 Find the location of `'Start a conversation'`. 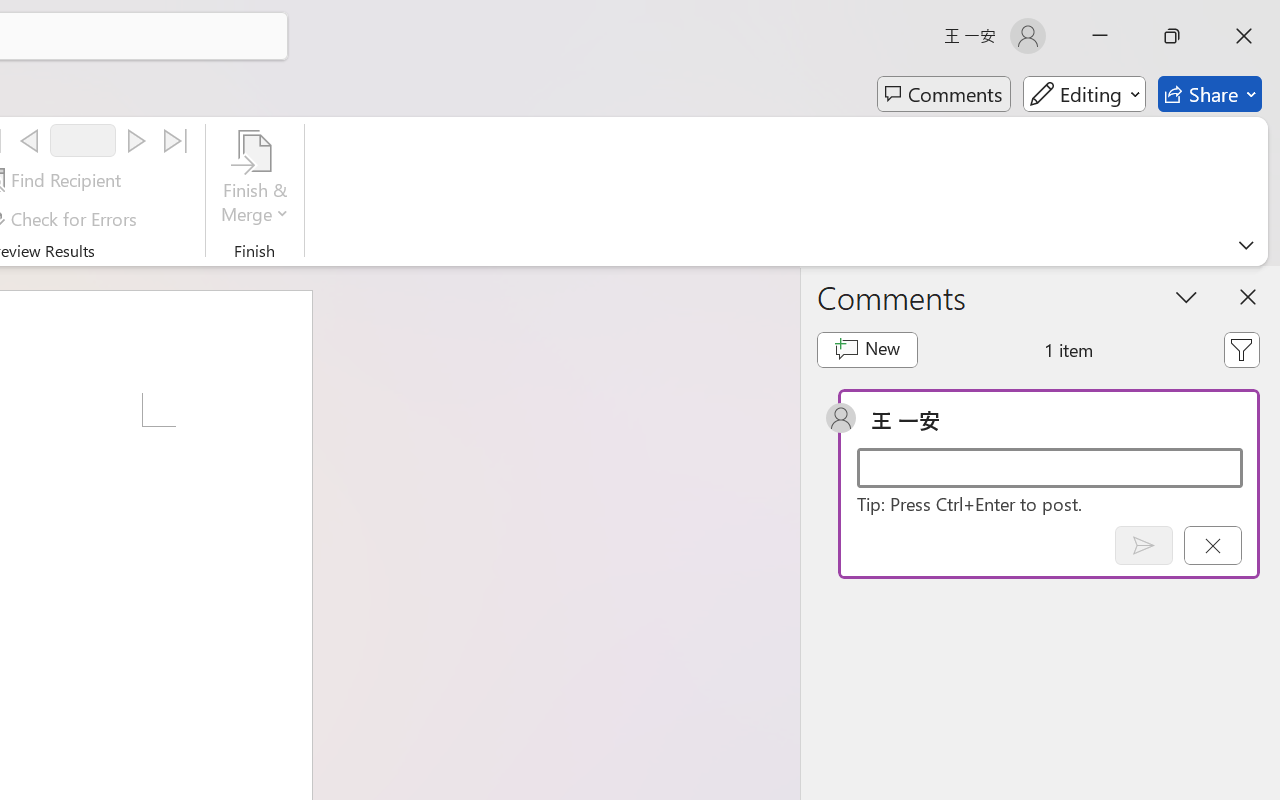

'Start a conversation' is located at coordinates (1049, 468).